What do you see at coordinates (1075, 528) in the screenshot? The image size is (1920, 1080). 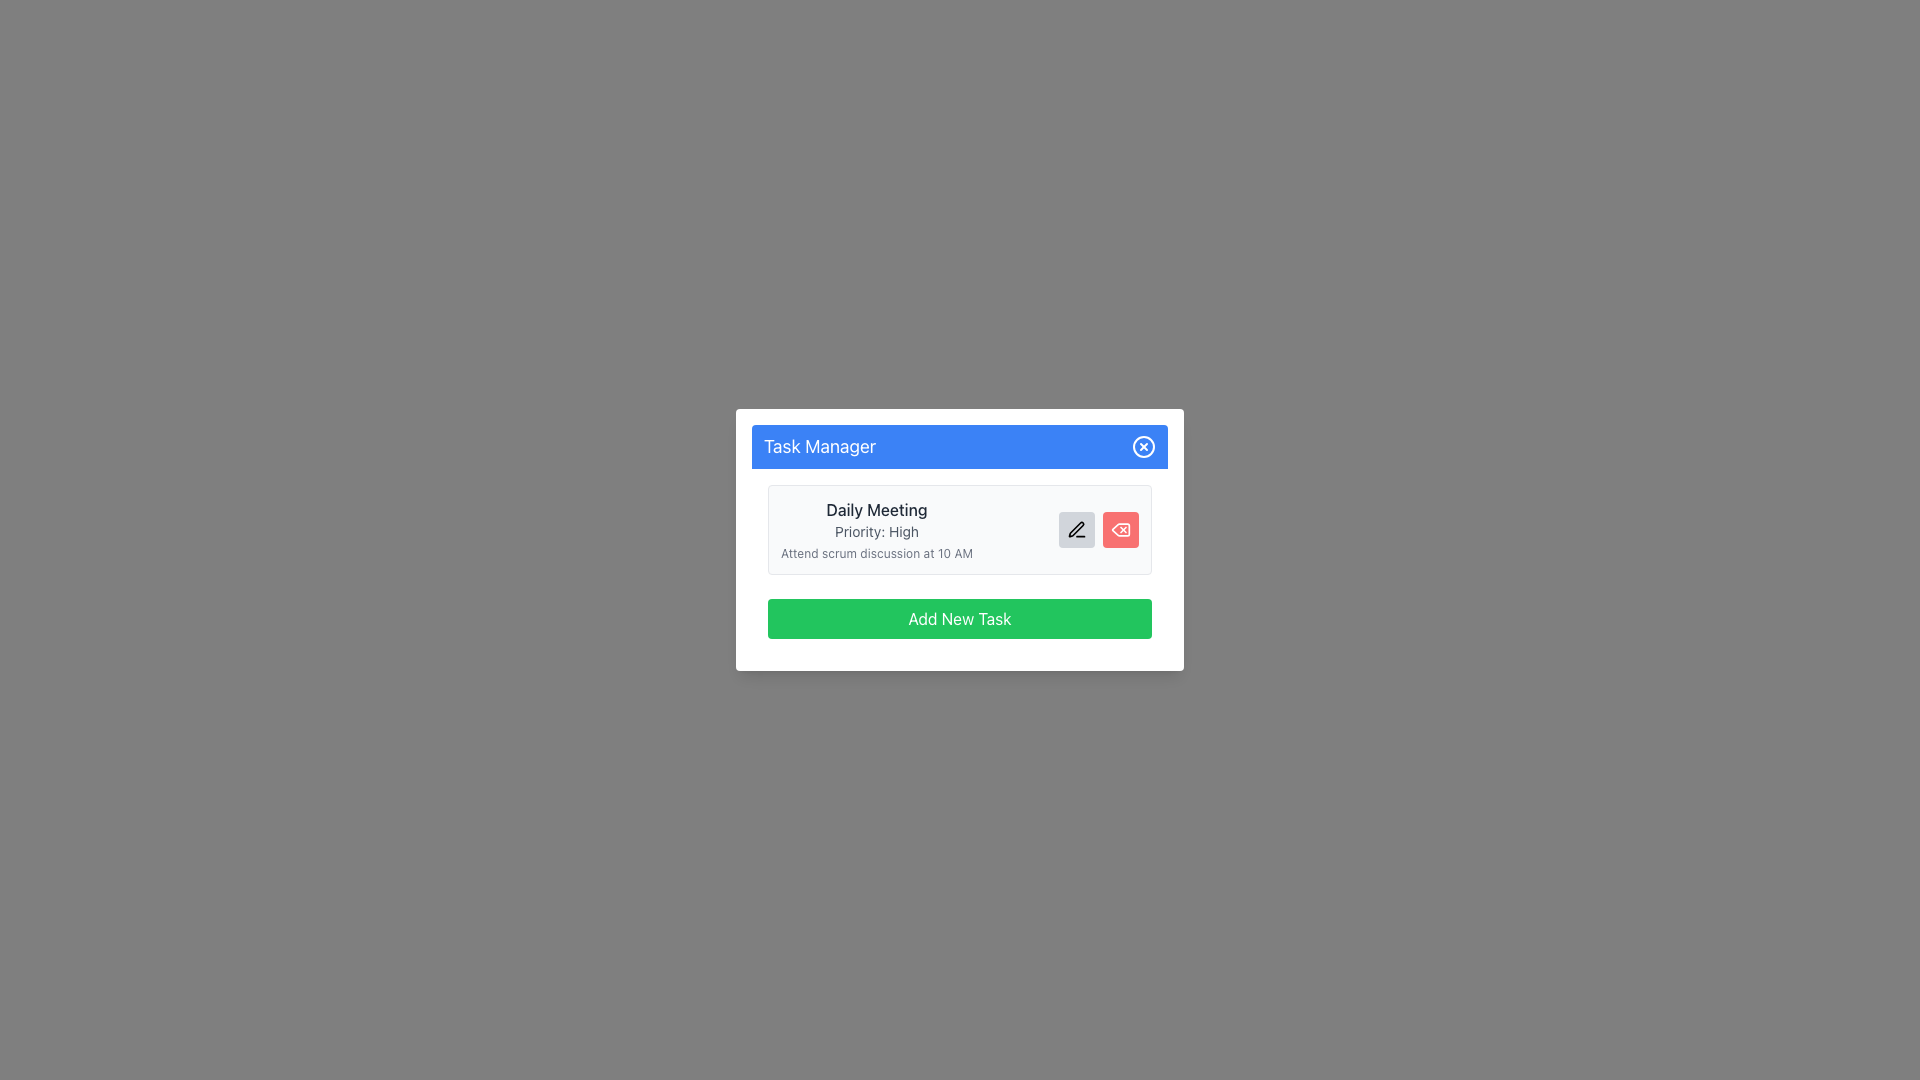 I see `the pen icon button within the 'Task Manager' modal dialog` at bounding box center [1075, 528].